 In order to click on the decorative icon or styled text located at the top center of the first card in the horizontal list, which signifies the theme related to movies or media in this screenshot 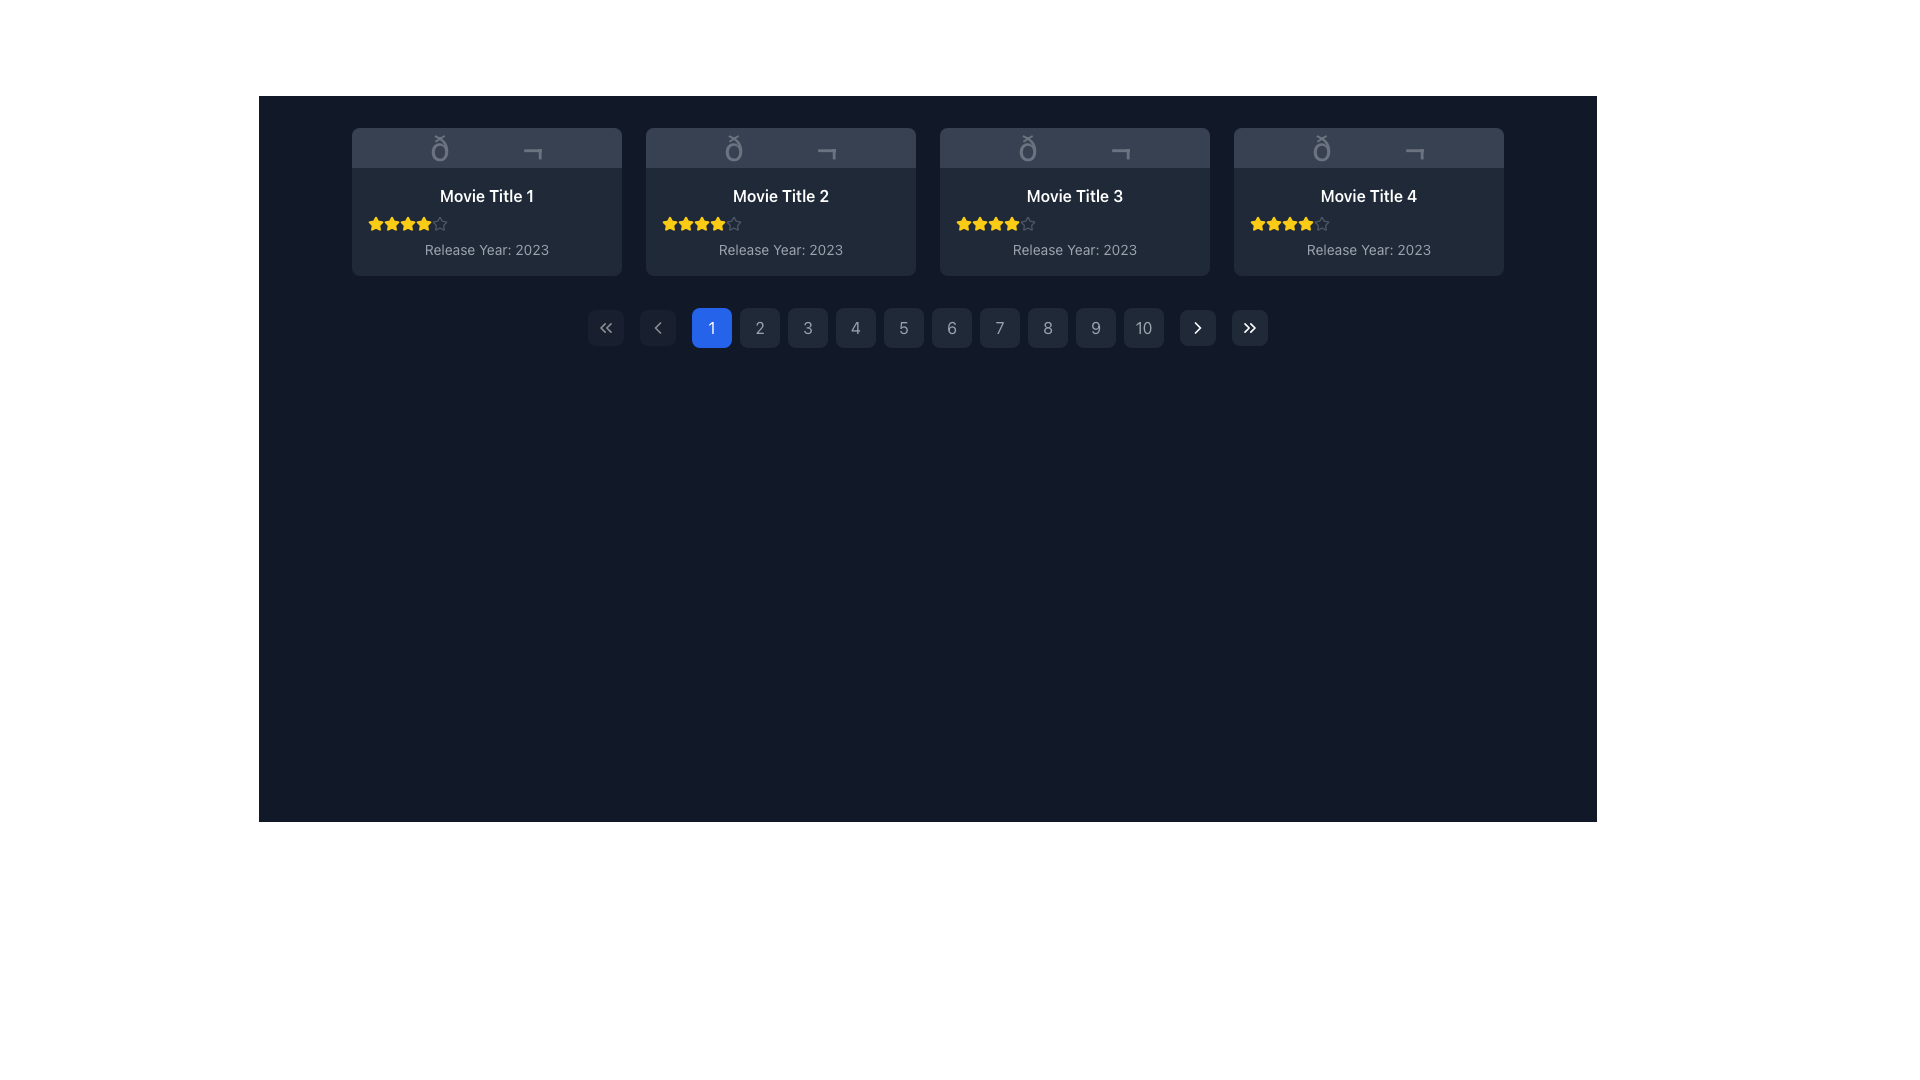, I will do `click(486, 146)`.